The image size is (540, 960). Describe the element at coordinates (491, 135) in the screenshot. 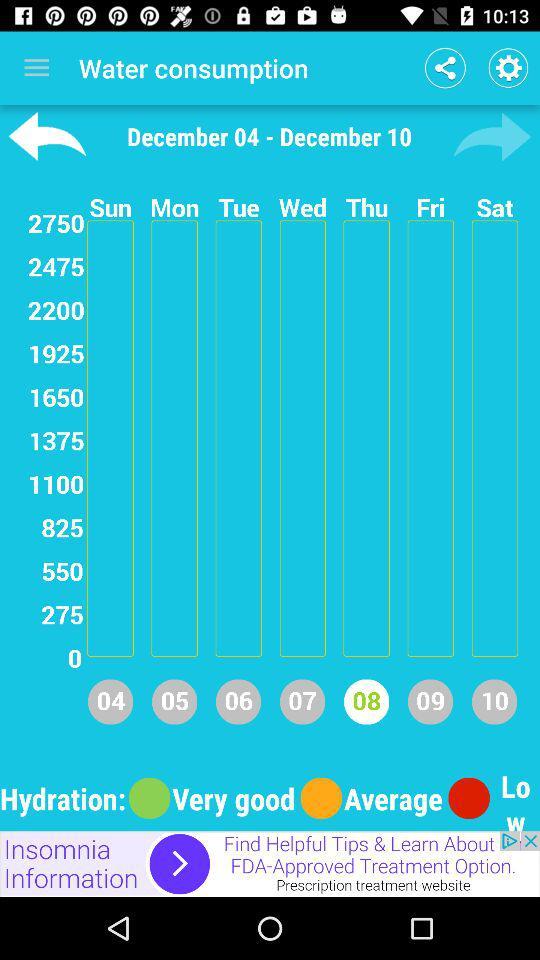

I see `the arrow_forward icon` at that location.